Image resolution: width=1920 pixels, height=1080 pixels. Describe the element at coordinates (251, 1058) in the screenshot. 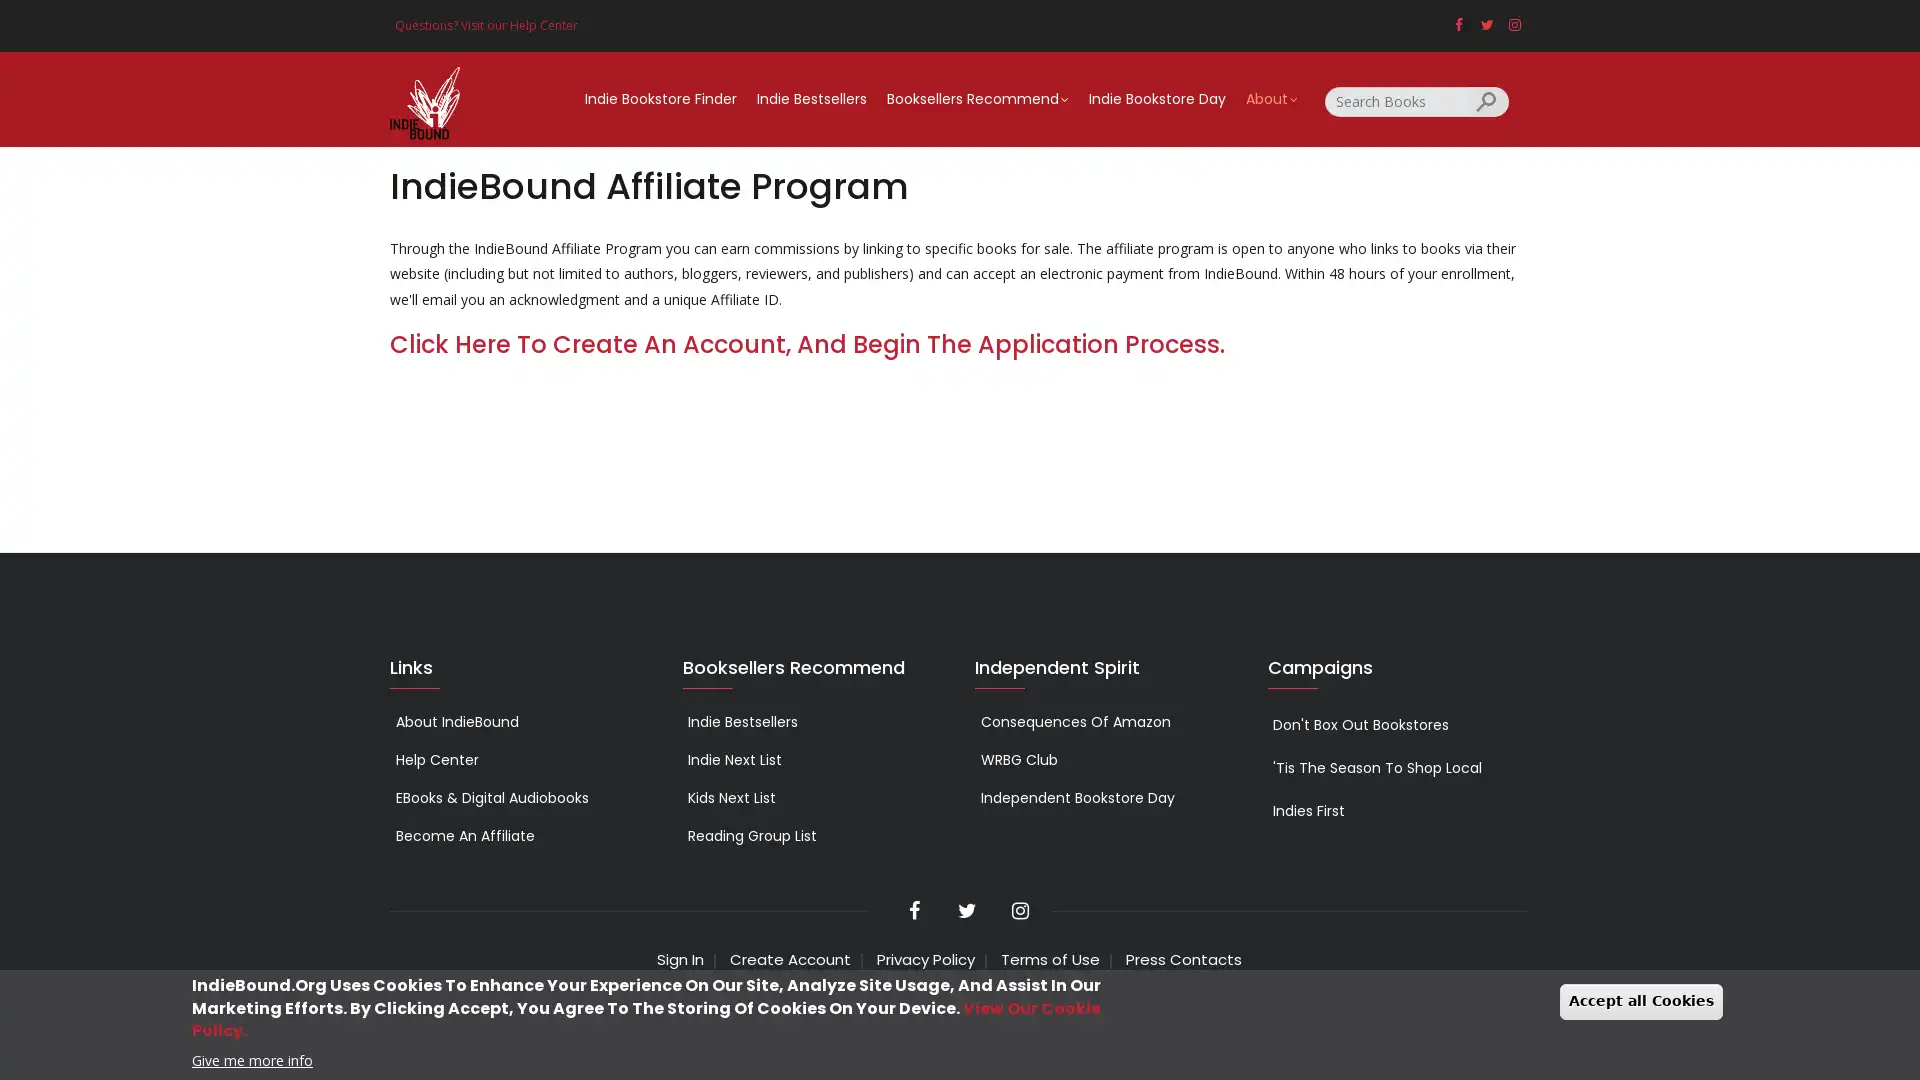

I see `Give me more info` at that location.